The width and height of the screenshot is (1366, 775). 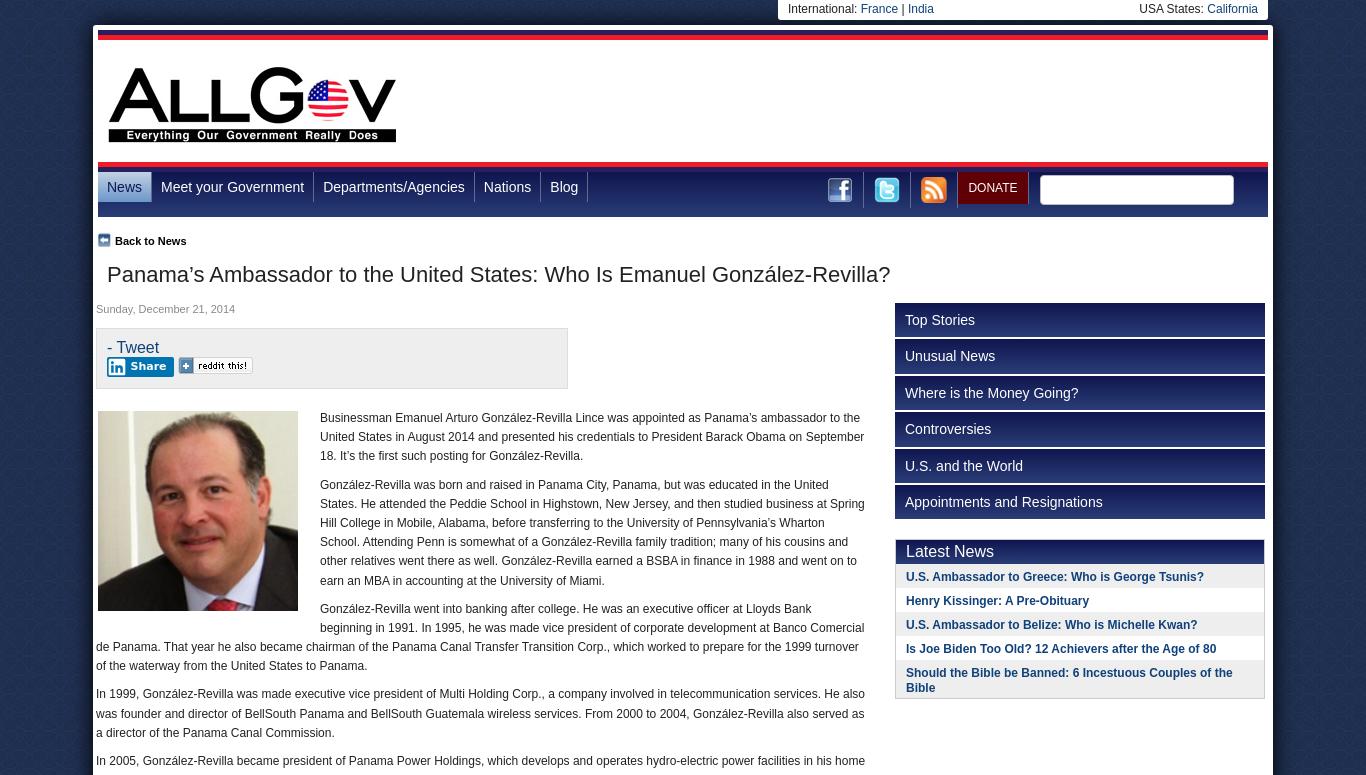 What do you see at coordinates (948, 427) in the screenshot?
I see `'Controversies'` at bounding box center [948, 427].